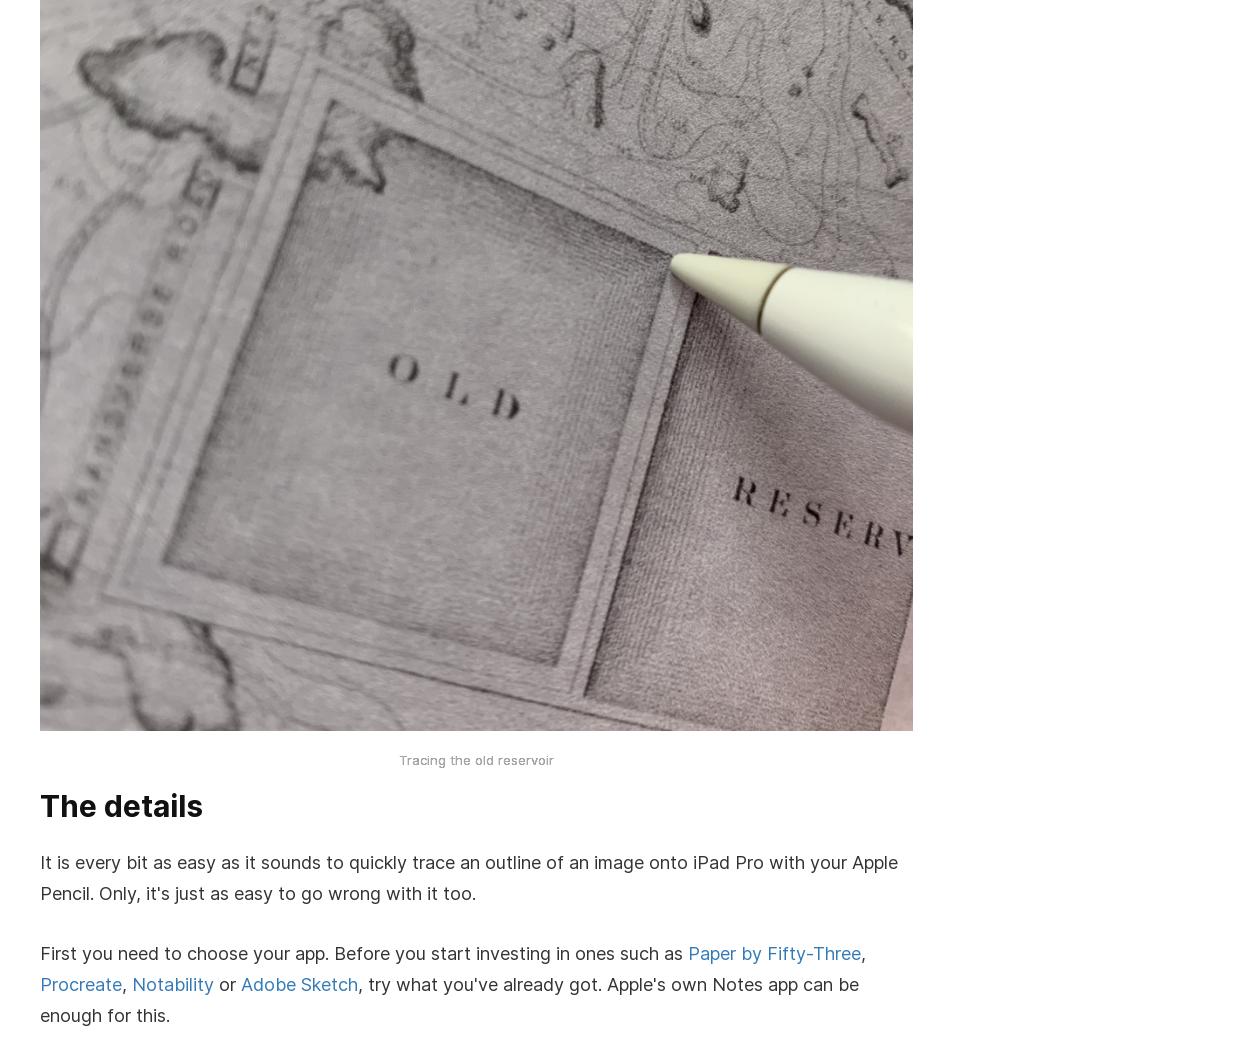 The width and height of the screenshot is (1250, 1043). What do you see at coordinates (398, 757) in the screenshot?
I see `'Tracing the old reservoir'` at bounding box center [398, 757].